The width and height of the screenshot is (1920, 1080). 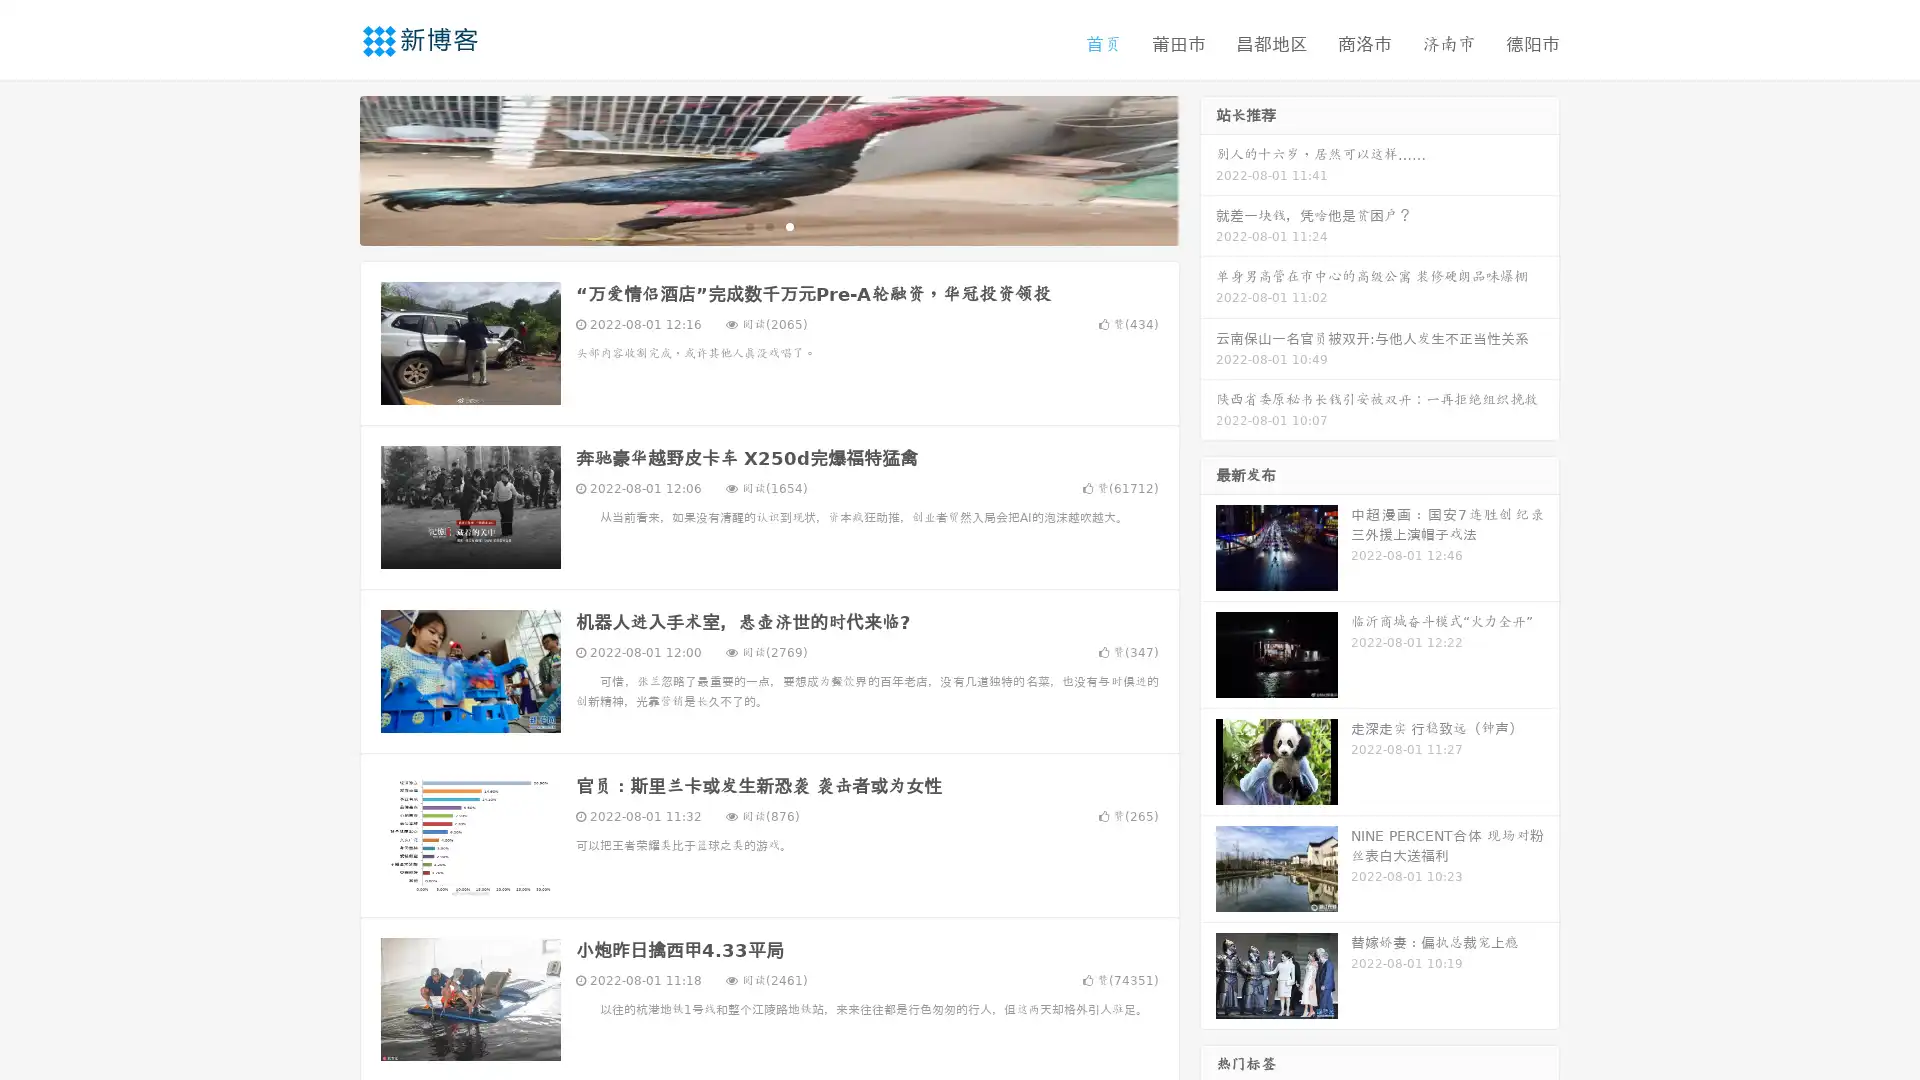 What do you see at coordinates (330, 168) in the screenshot?
I see `Previous slide` at bounding box center [330, 168].